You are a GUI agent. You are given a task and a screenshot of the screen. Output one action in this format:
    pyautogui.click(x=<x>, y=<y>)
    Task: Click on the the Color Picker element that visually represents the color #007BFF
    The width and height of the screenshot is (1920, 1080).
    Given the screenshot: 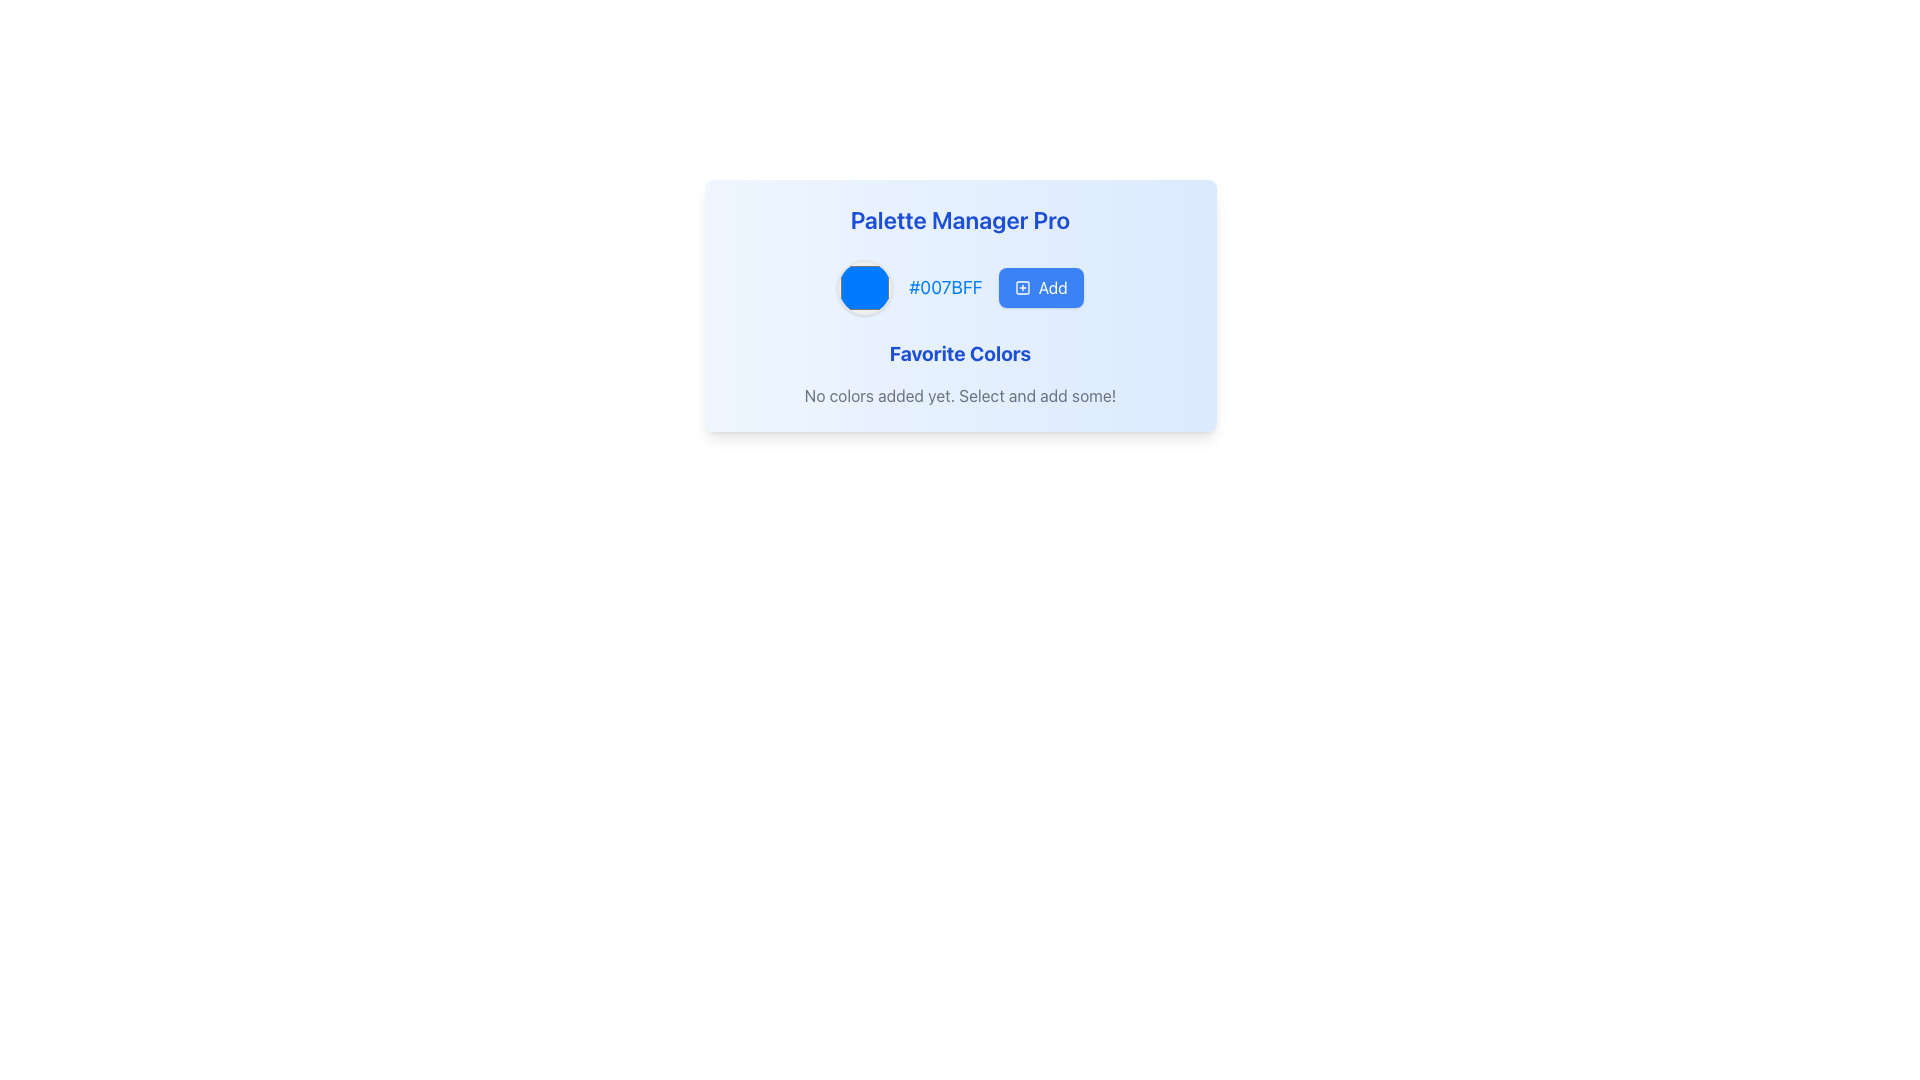 What is the action you would take?
    pyautogui.click(x=864, y=288)
    